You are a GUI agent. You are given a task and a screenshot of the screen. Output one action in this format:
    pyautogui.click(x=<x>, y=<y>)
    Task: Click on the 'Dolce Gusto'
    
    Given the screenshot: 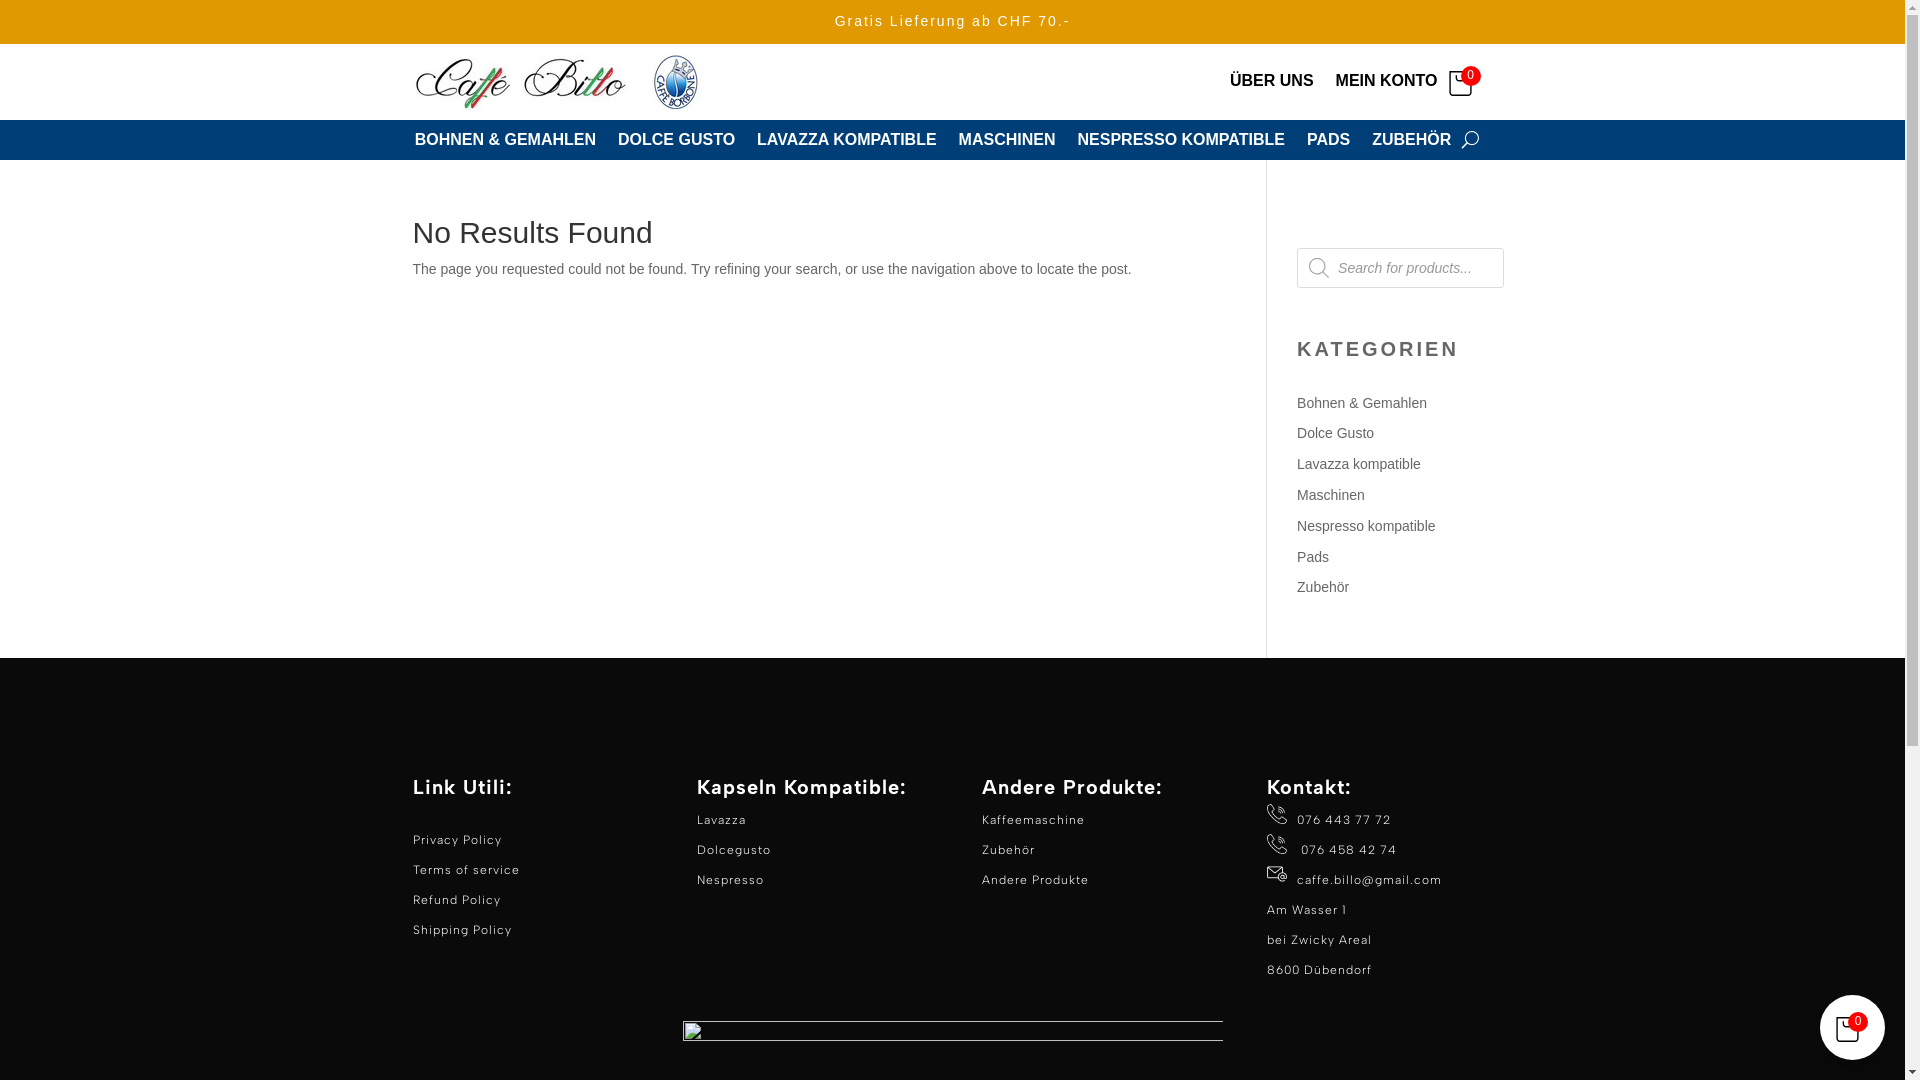 What is the action you would take?
    pyautogui.click(x=1335, y=431)
    